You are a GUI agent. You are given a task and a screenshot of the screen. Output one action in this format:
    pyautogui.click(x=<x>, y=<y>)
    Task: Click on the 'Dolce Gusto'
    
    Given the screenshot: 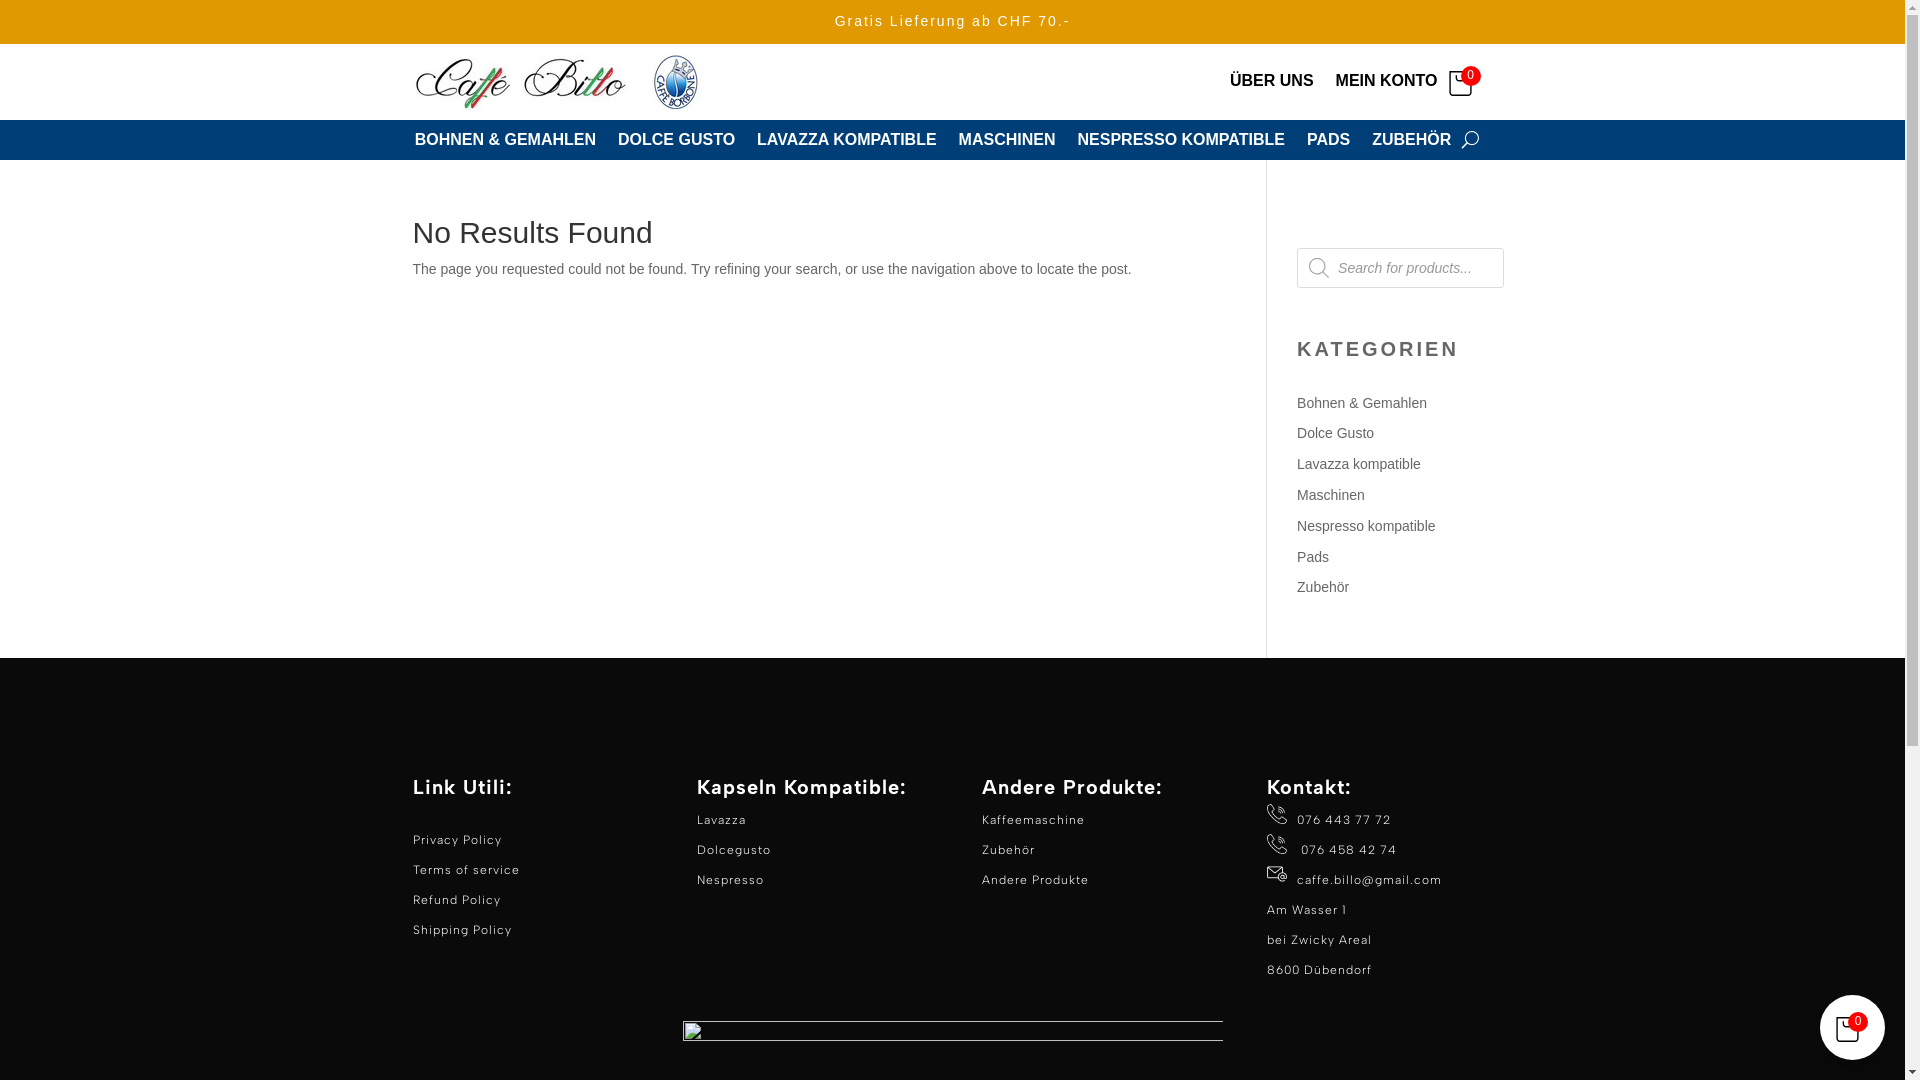 What is the action you would take?
    pyautogui.click(x=1335, y=431)
    